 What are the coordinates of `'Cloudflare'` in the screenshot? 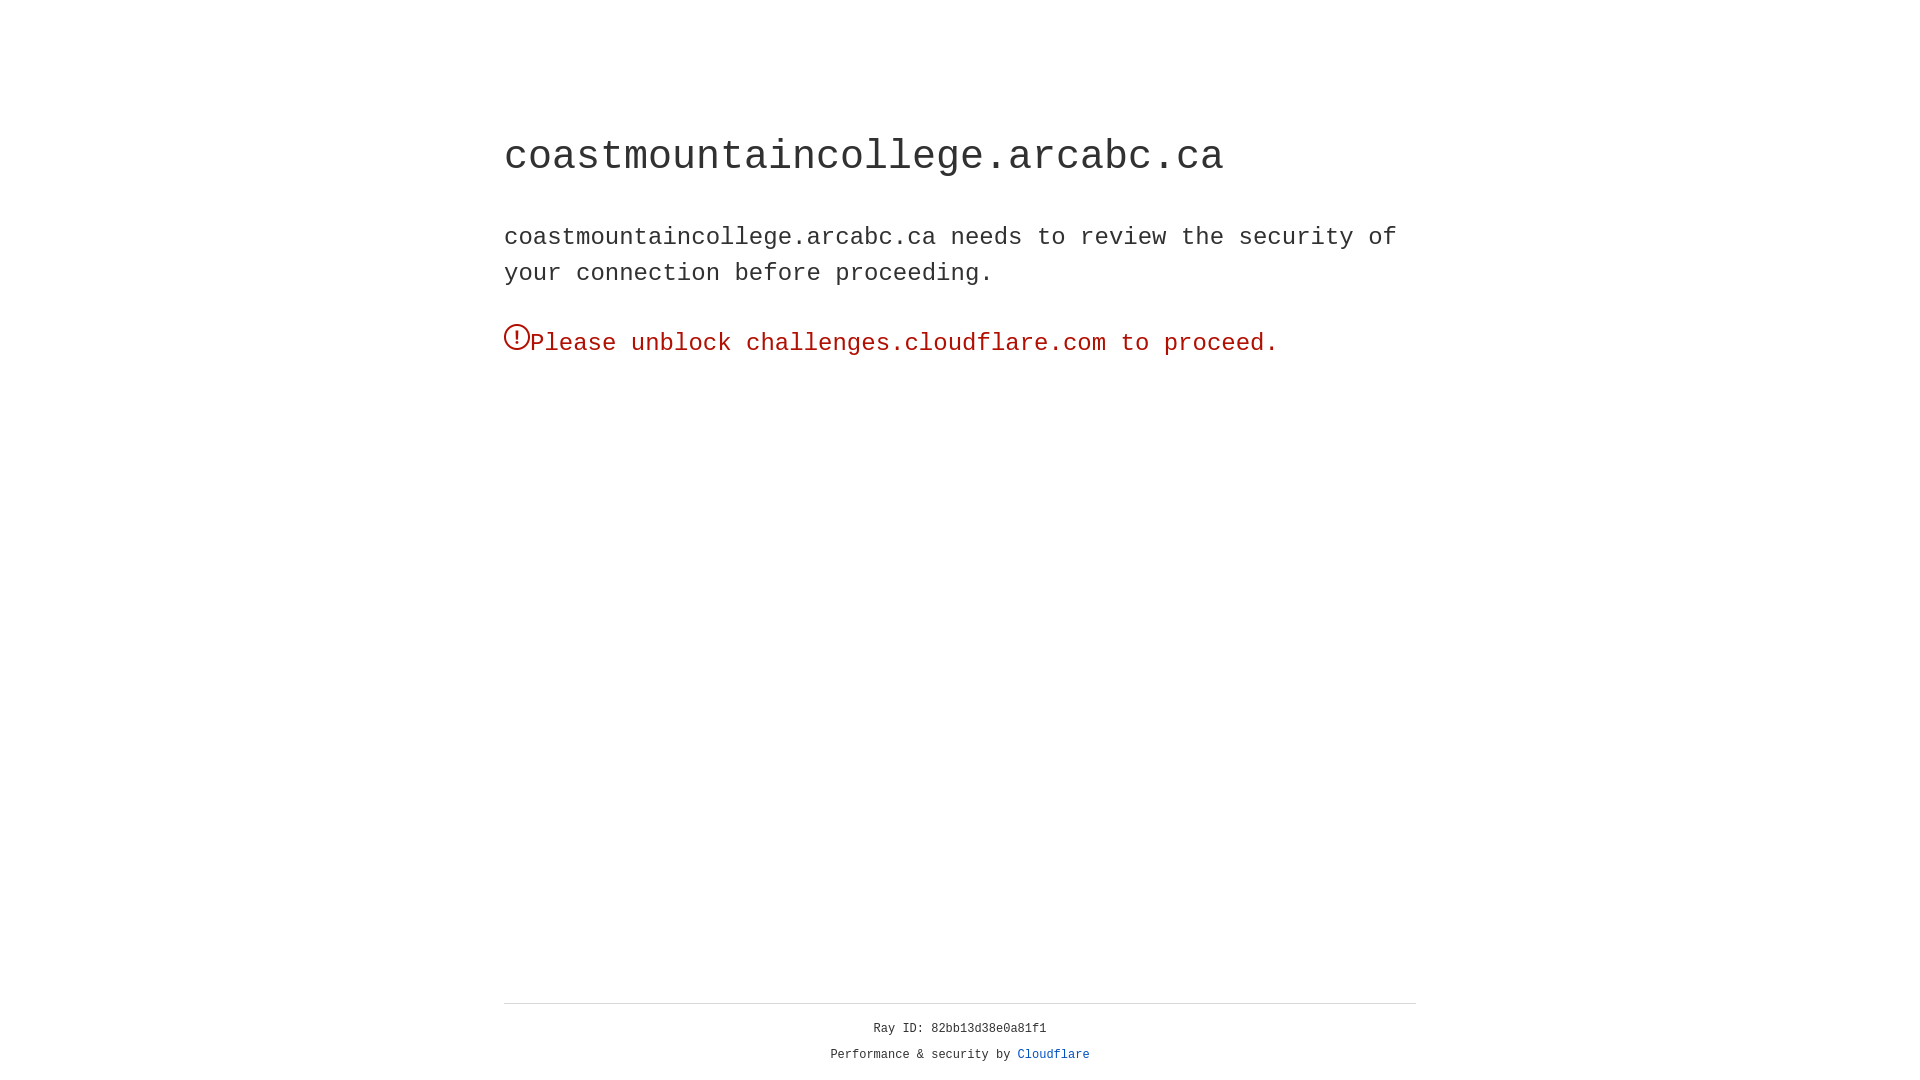 It's located at (1053, 1054).